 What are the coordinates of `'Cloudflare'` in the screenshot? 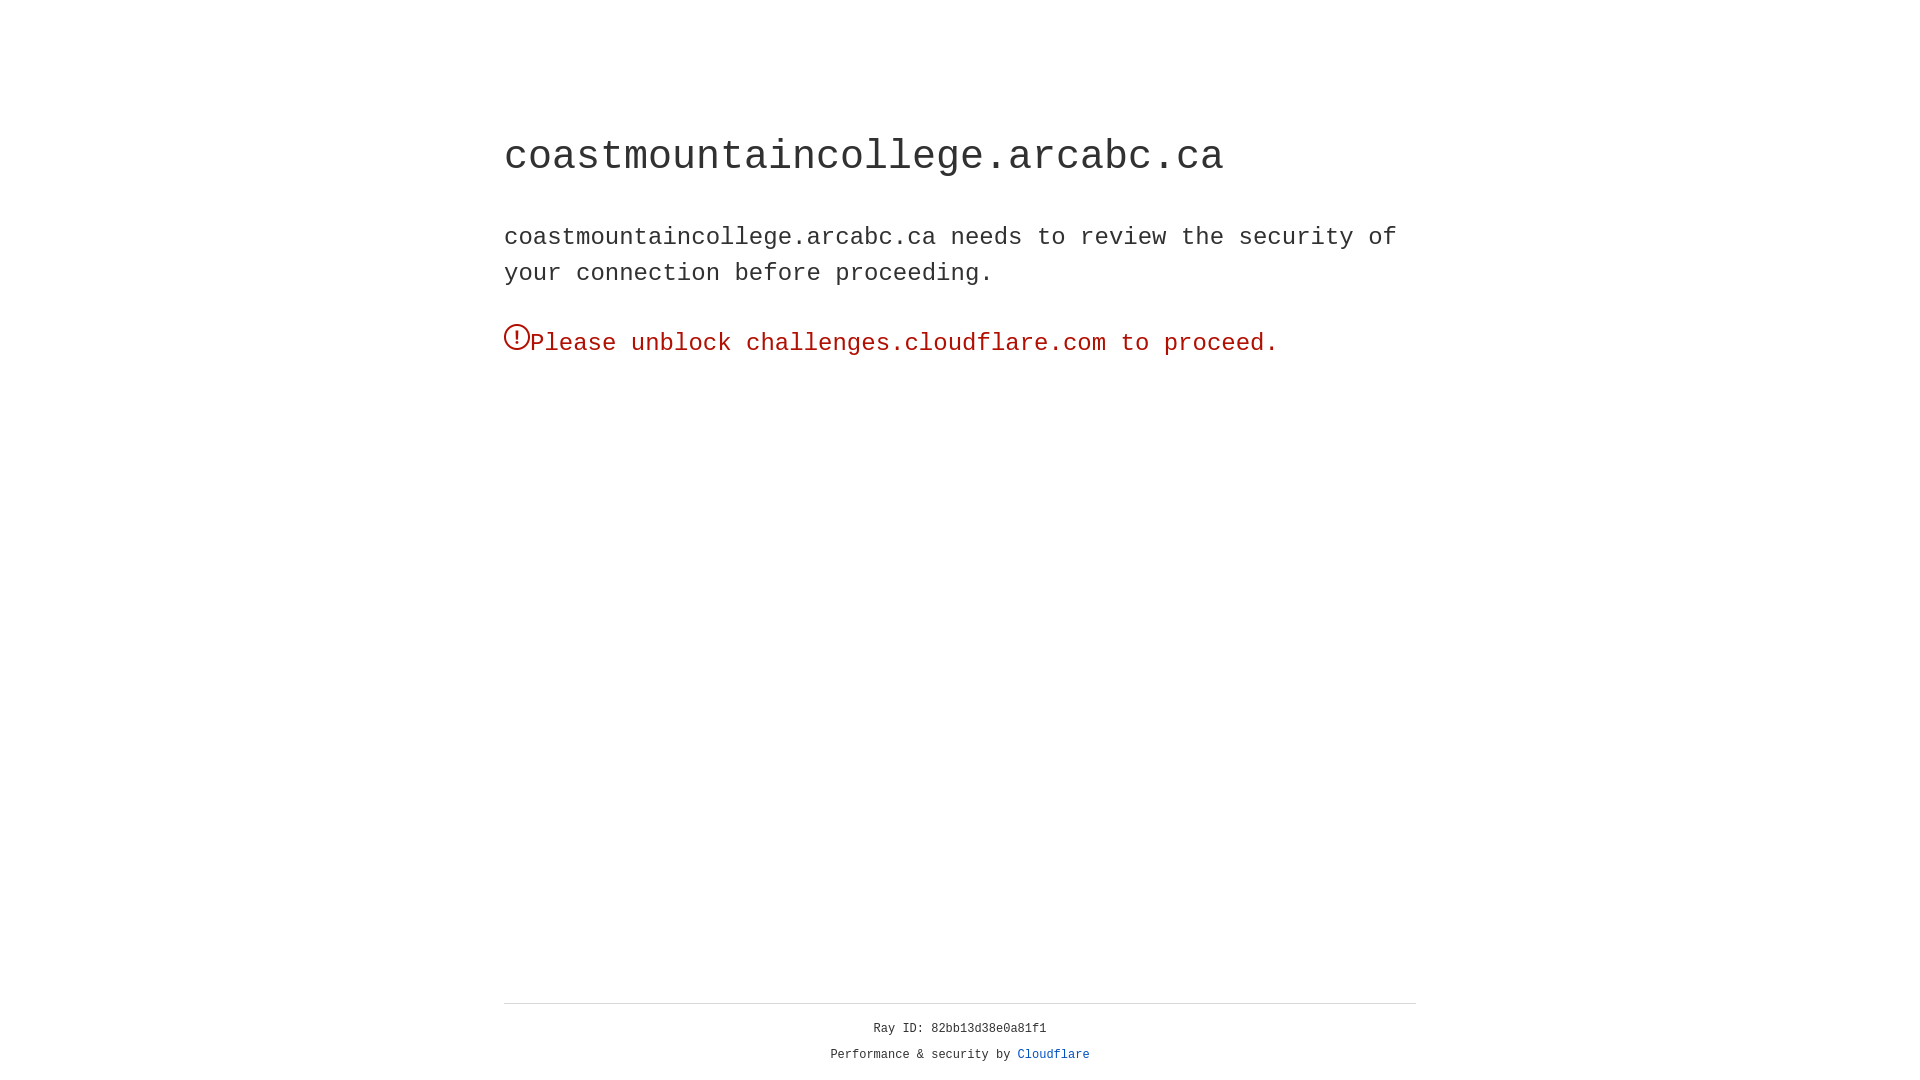 It's located at (1053, 1054).